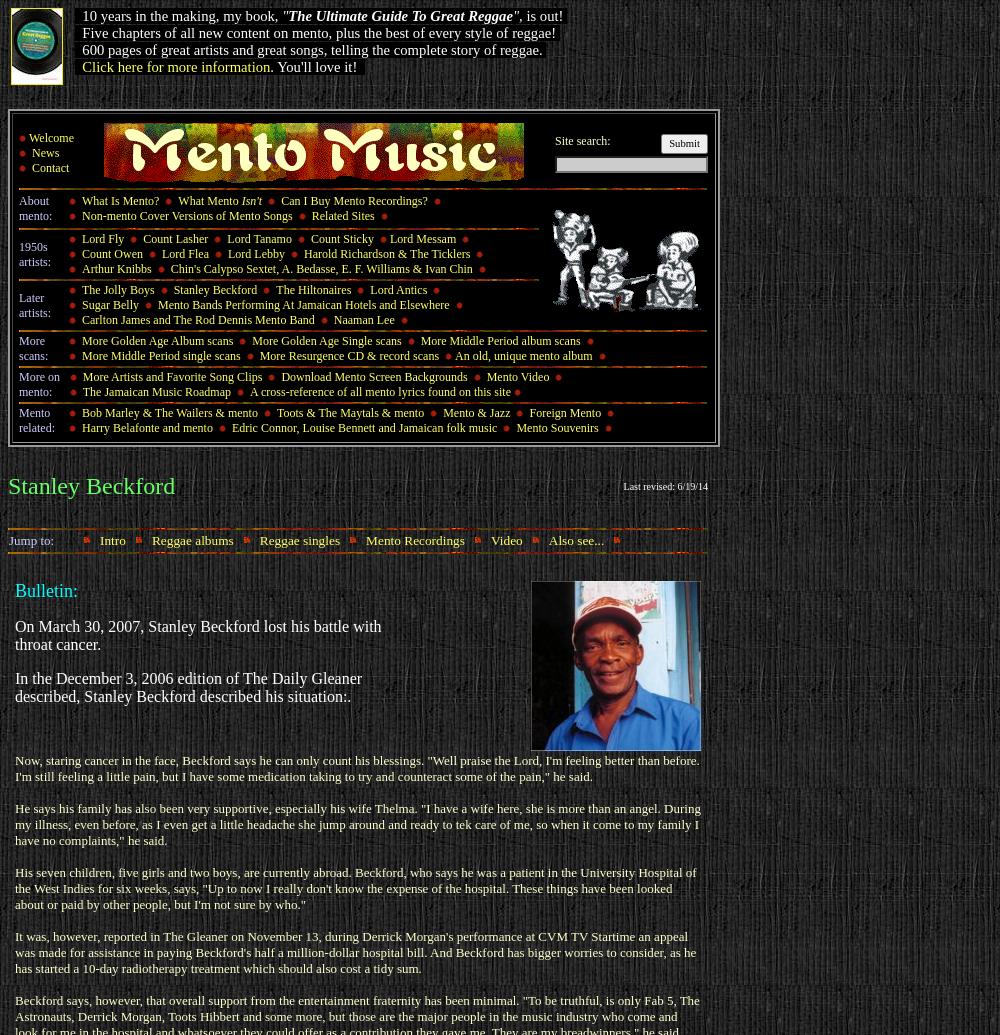 The width and height of the screenshot is (1000, 1035). I want to click on 'On March 30, 2007, Stanley Beckford lost his battle with 
						throat cancer.', so click(197, 634).